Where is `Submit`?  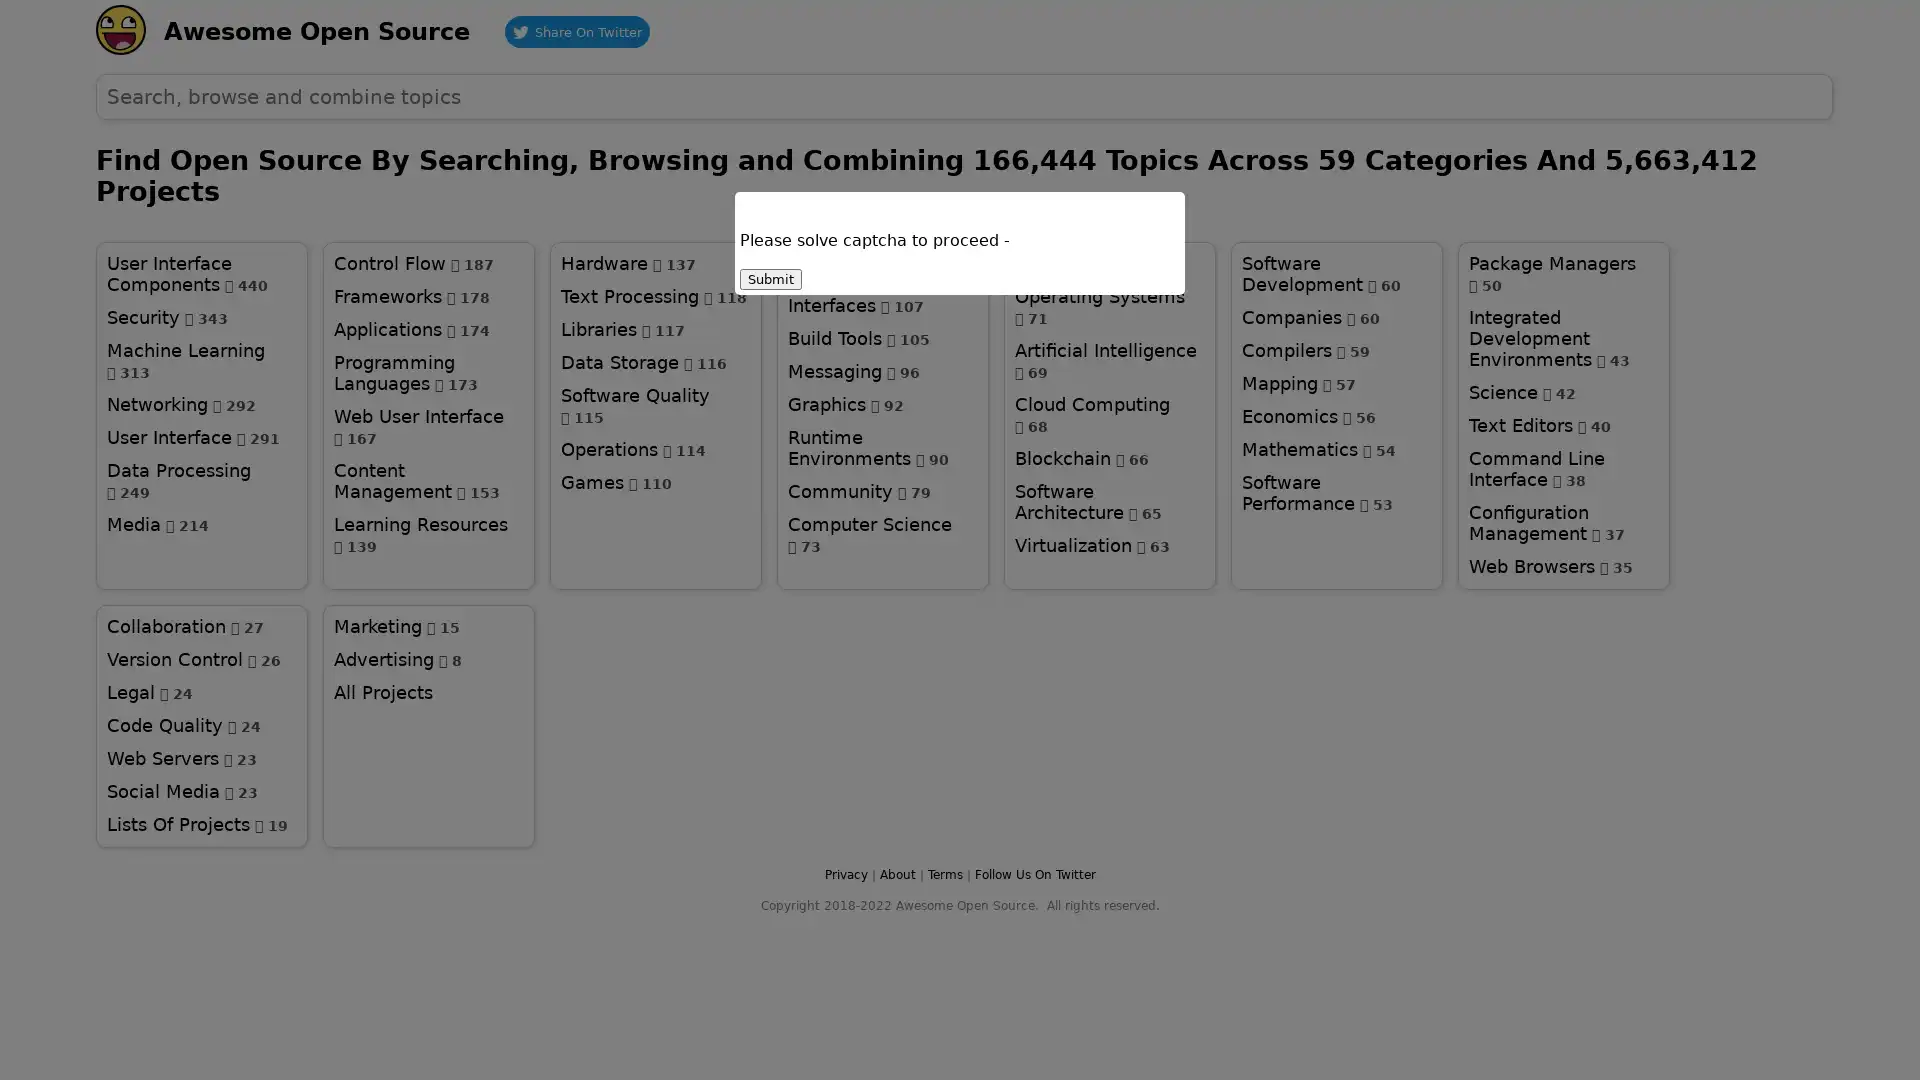
Submit is located at coordinates (770, 356).